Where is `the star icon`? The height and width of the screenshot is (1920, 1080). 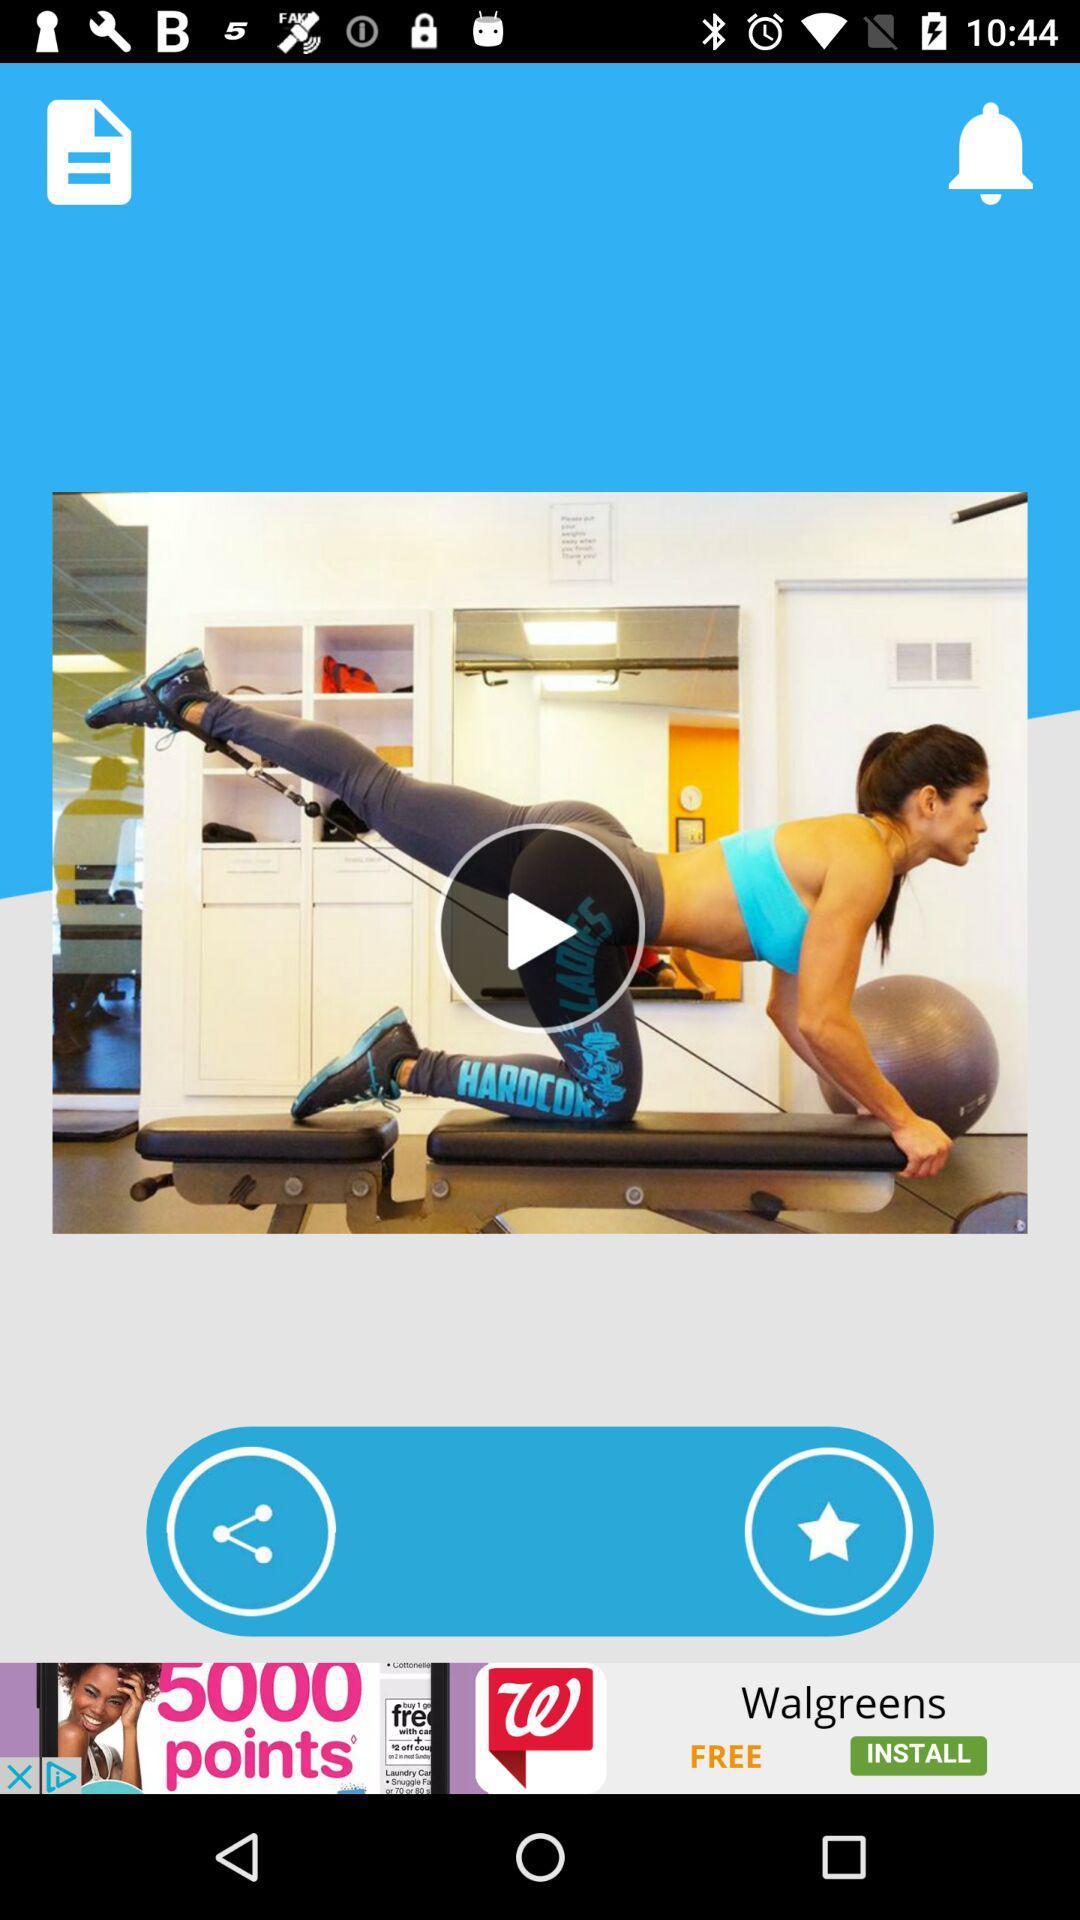 the star icon is located at coordinates (828, 1530).